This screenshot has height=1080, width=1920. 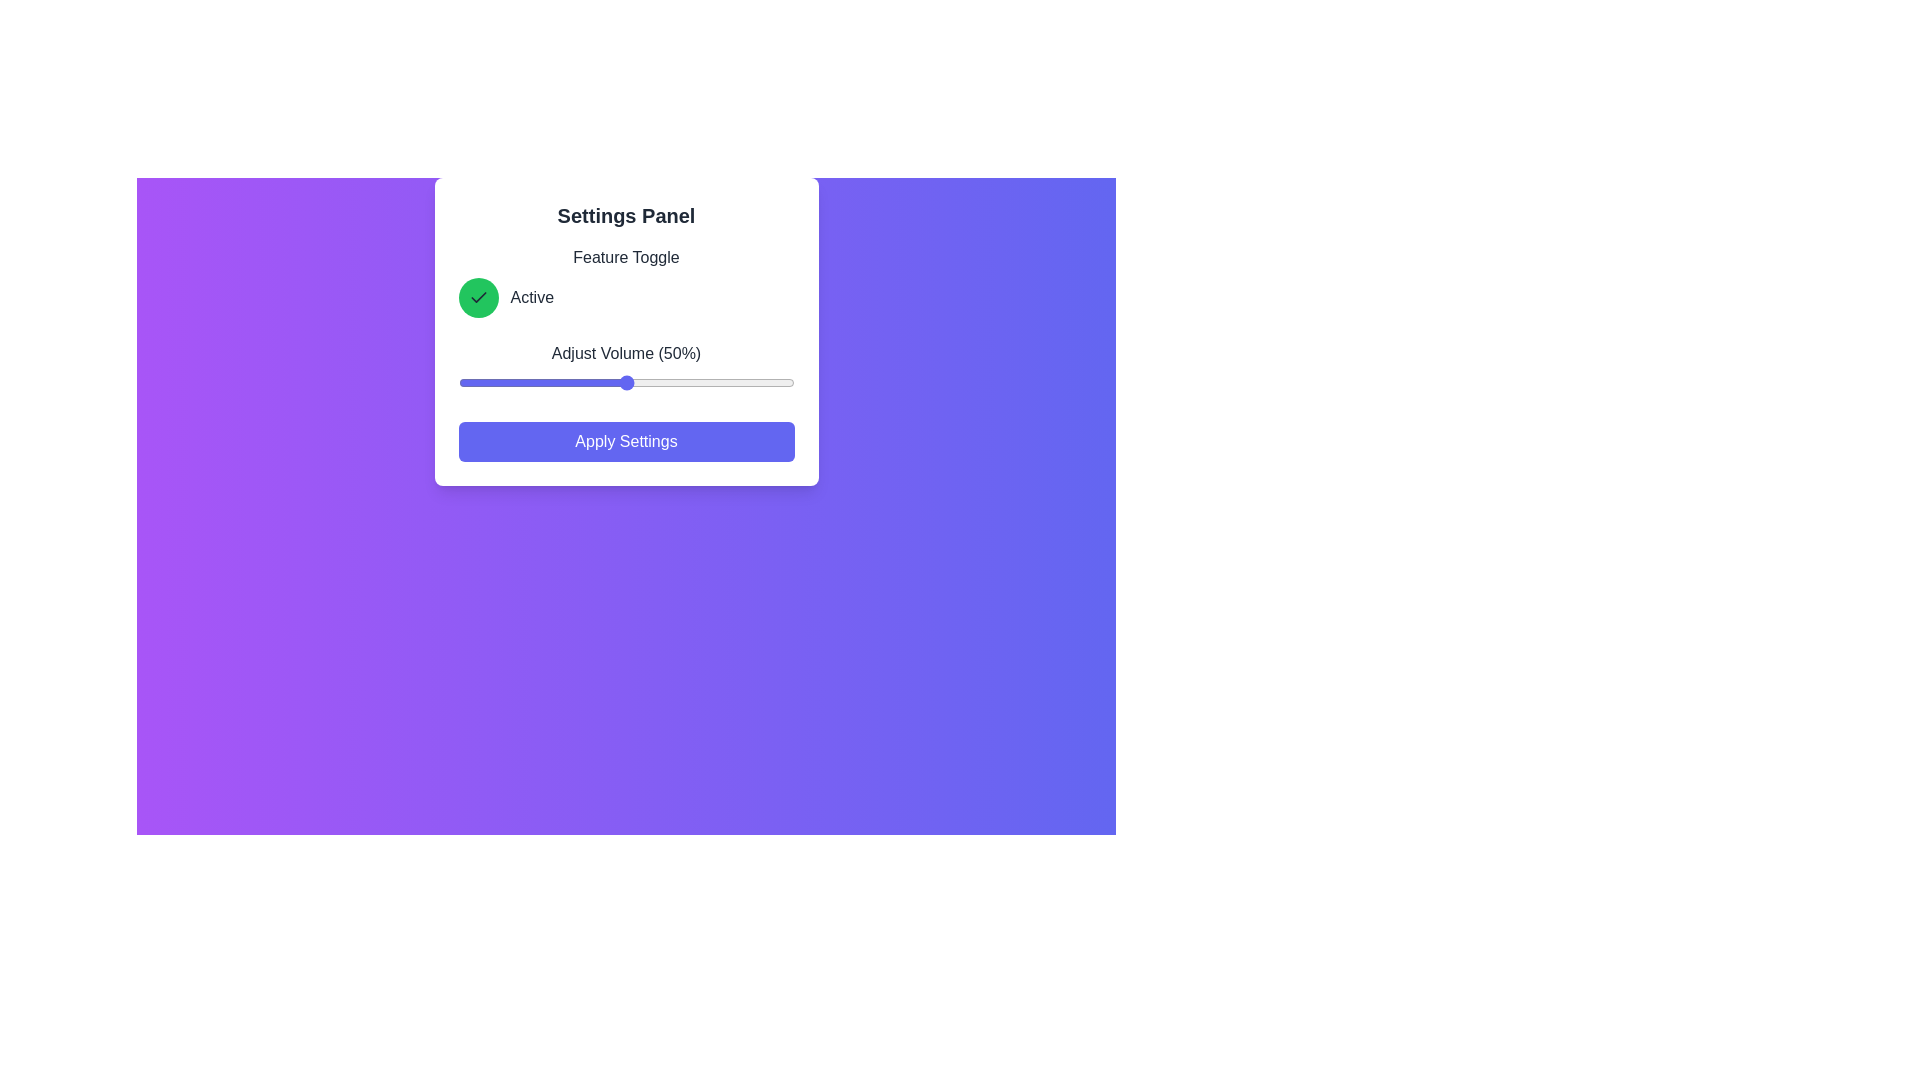 I want to click on the volume, so click(x=565, y=382).